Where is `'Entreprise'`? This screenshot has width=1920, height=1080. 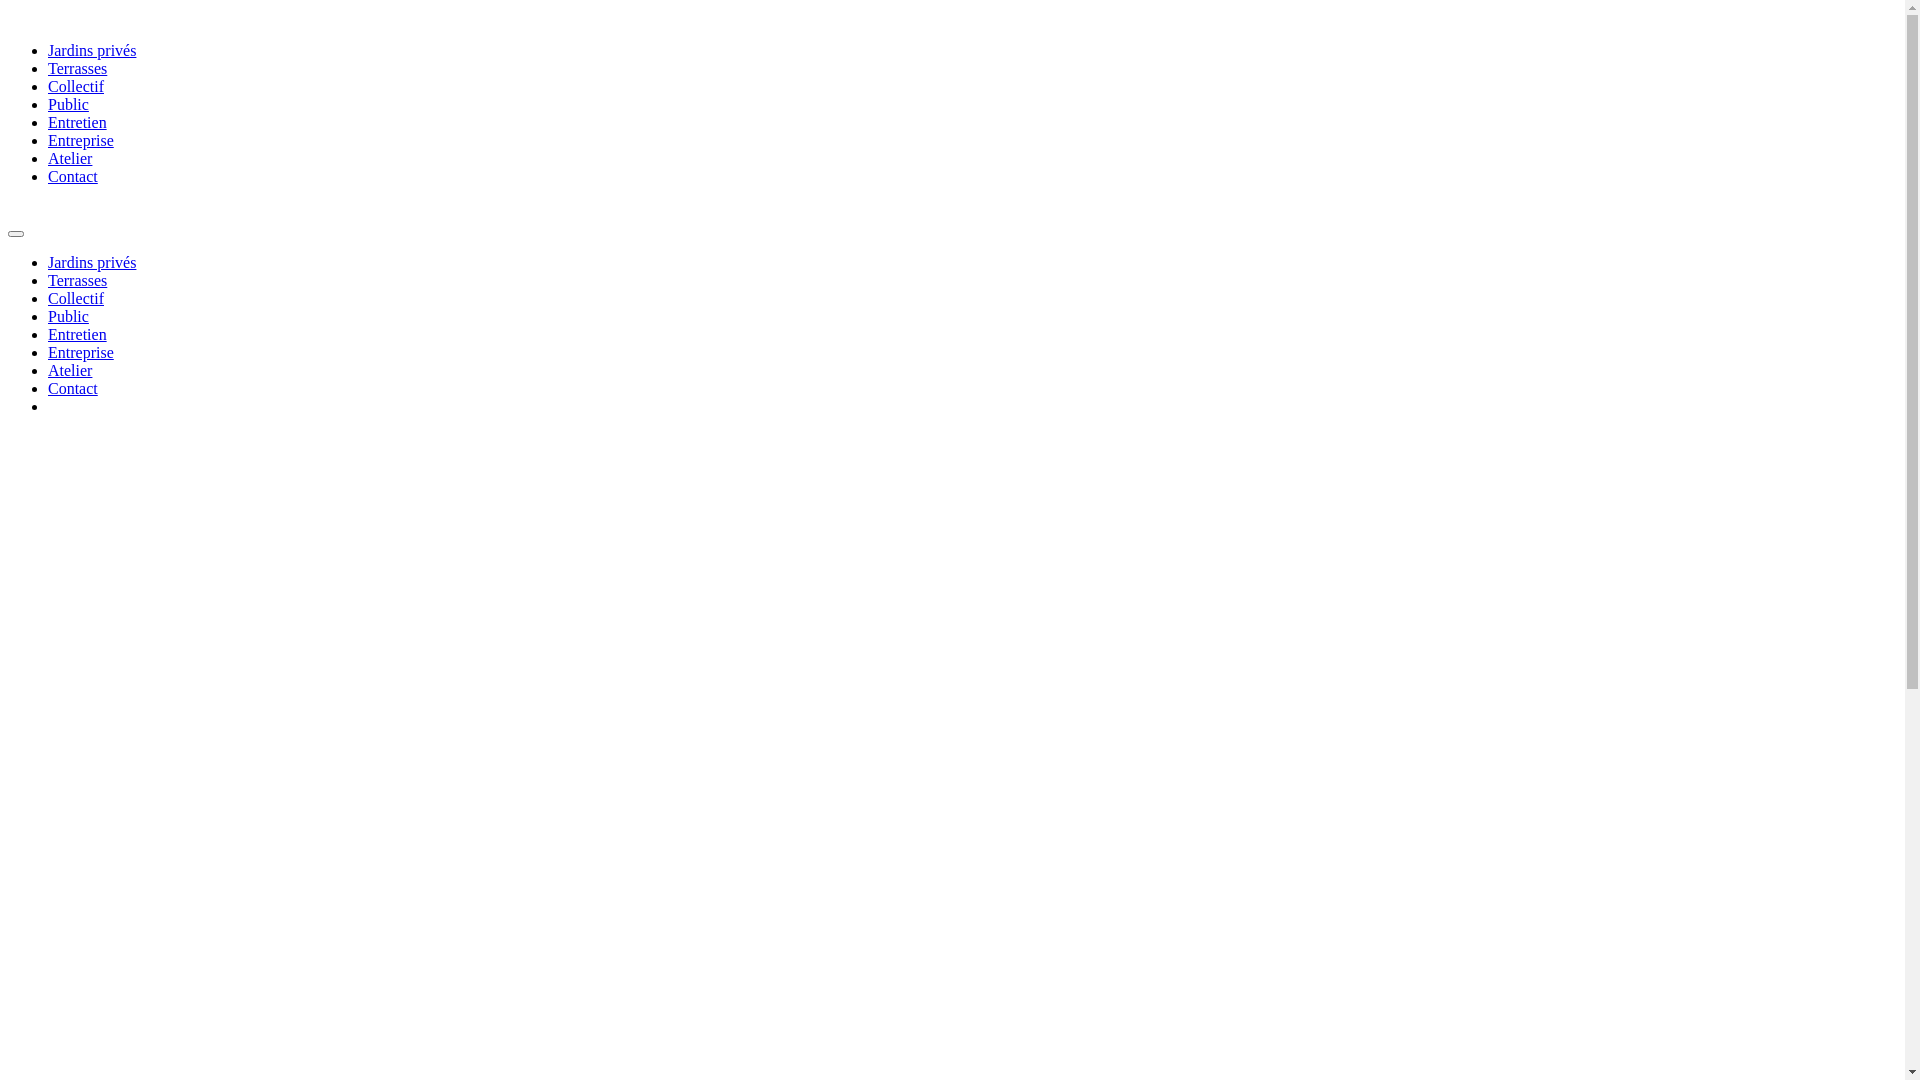 'Entreprise' is located at coordinates (80, 139).